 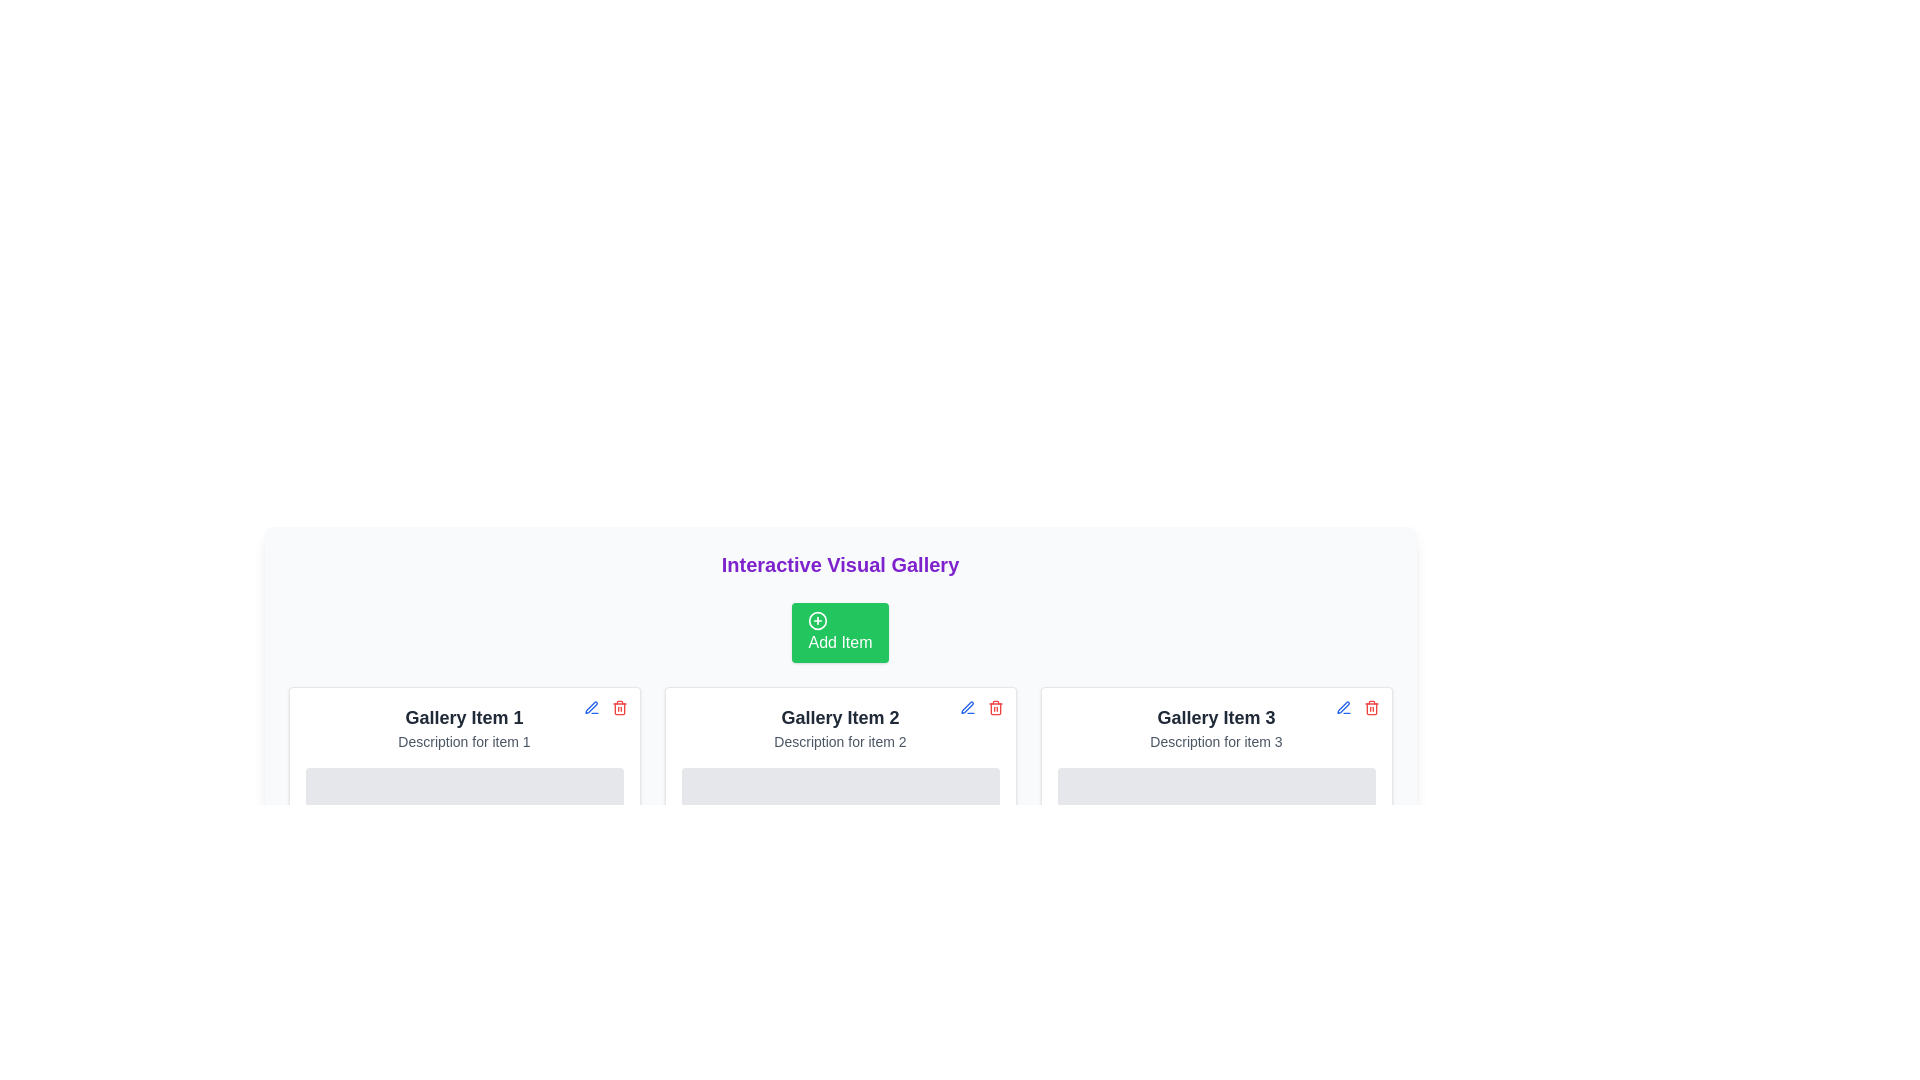 I want to click on the green rectangular button labeled 'Add Item' with a plus icon, so click(x=840, y=632).